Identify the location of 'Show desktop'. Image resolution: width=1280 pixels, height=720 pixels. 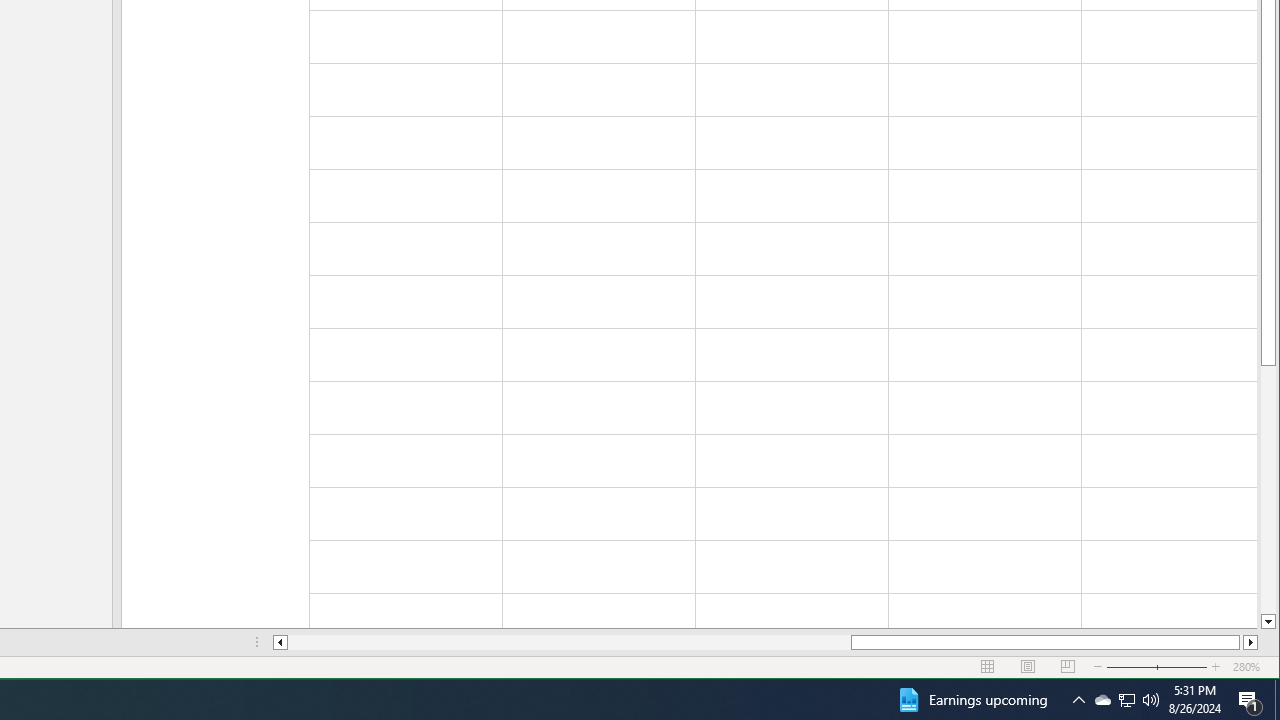
(1276, 698).